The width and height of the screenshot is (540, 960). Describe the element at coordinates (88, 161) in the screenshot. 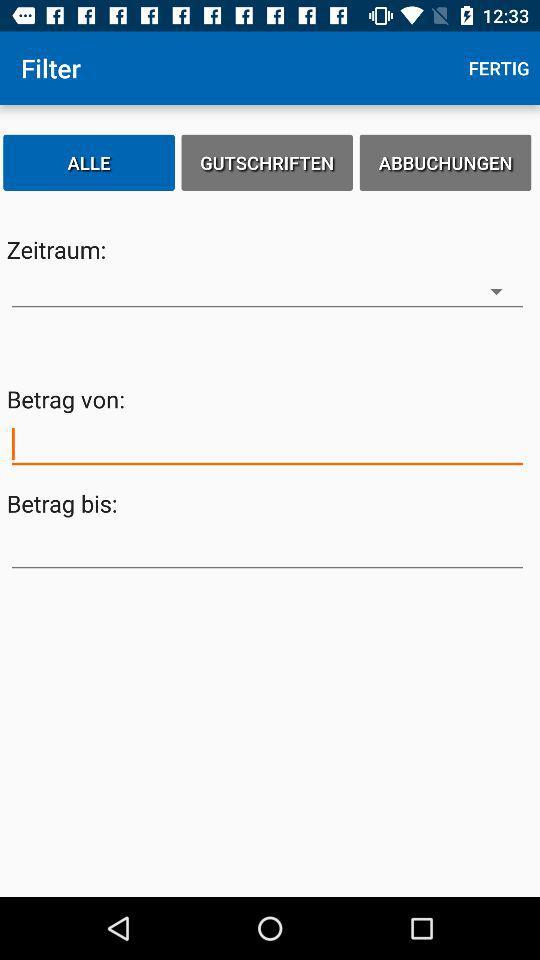

I see `item next to the gutschriften icon` at that location.